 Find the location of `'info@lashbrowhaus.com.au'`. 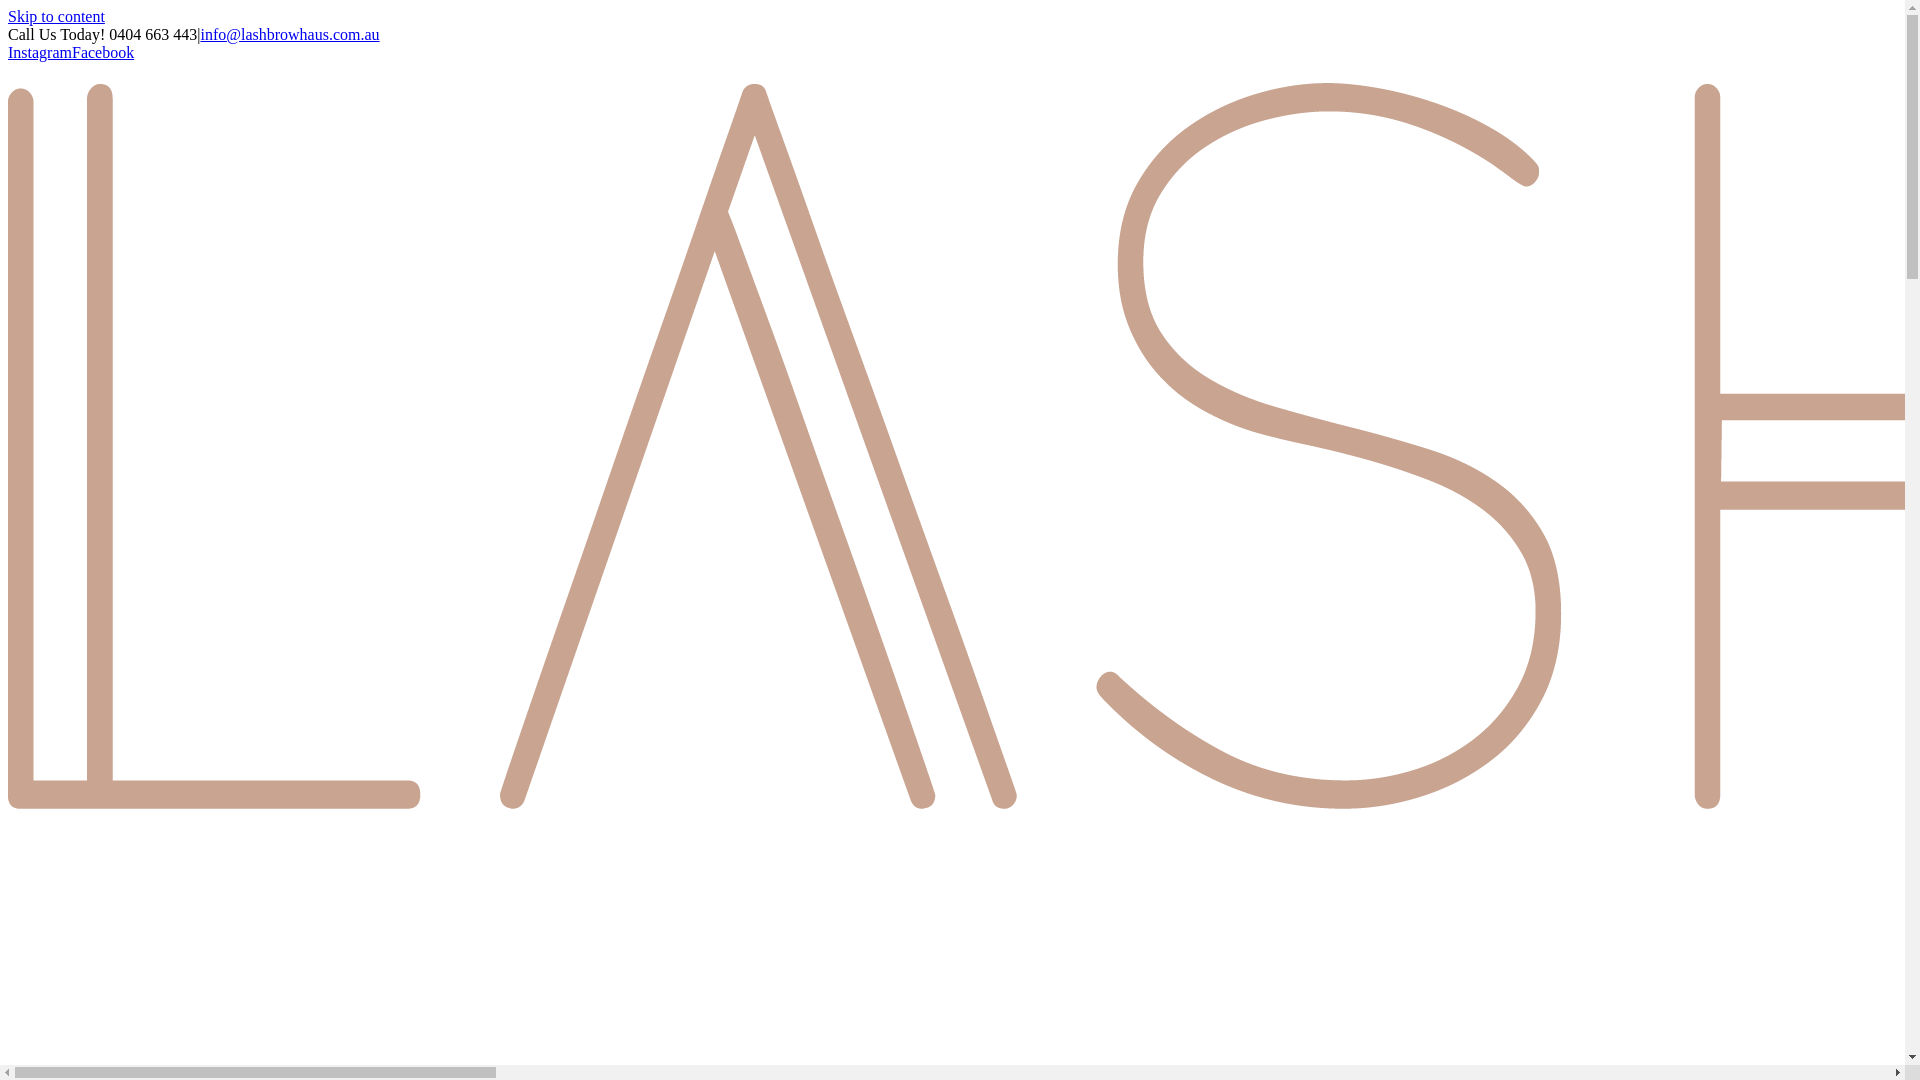

'info@lashbrowhaus.com.au' is located at coordinates (288, 34).